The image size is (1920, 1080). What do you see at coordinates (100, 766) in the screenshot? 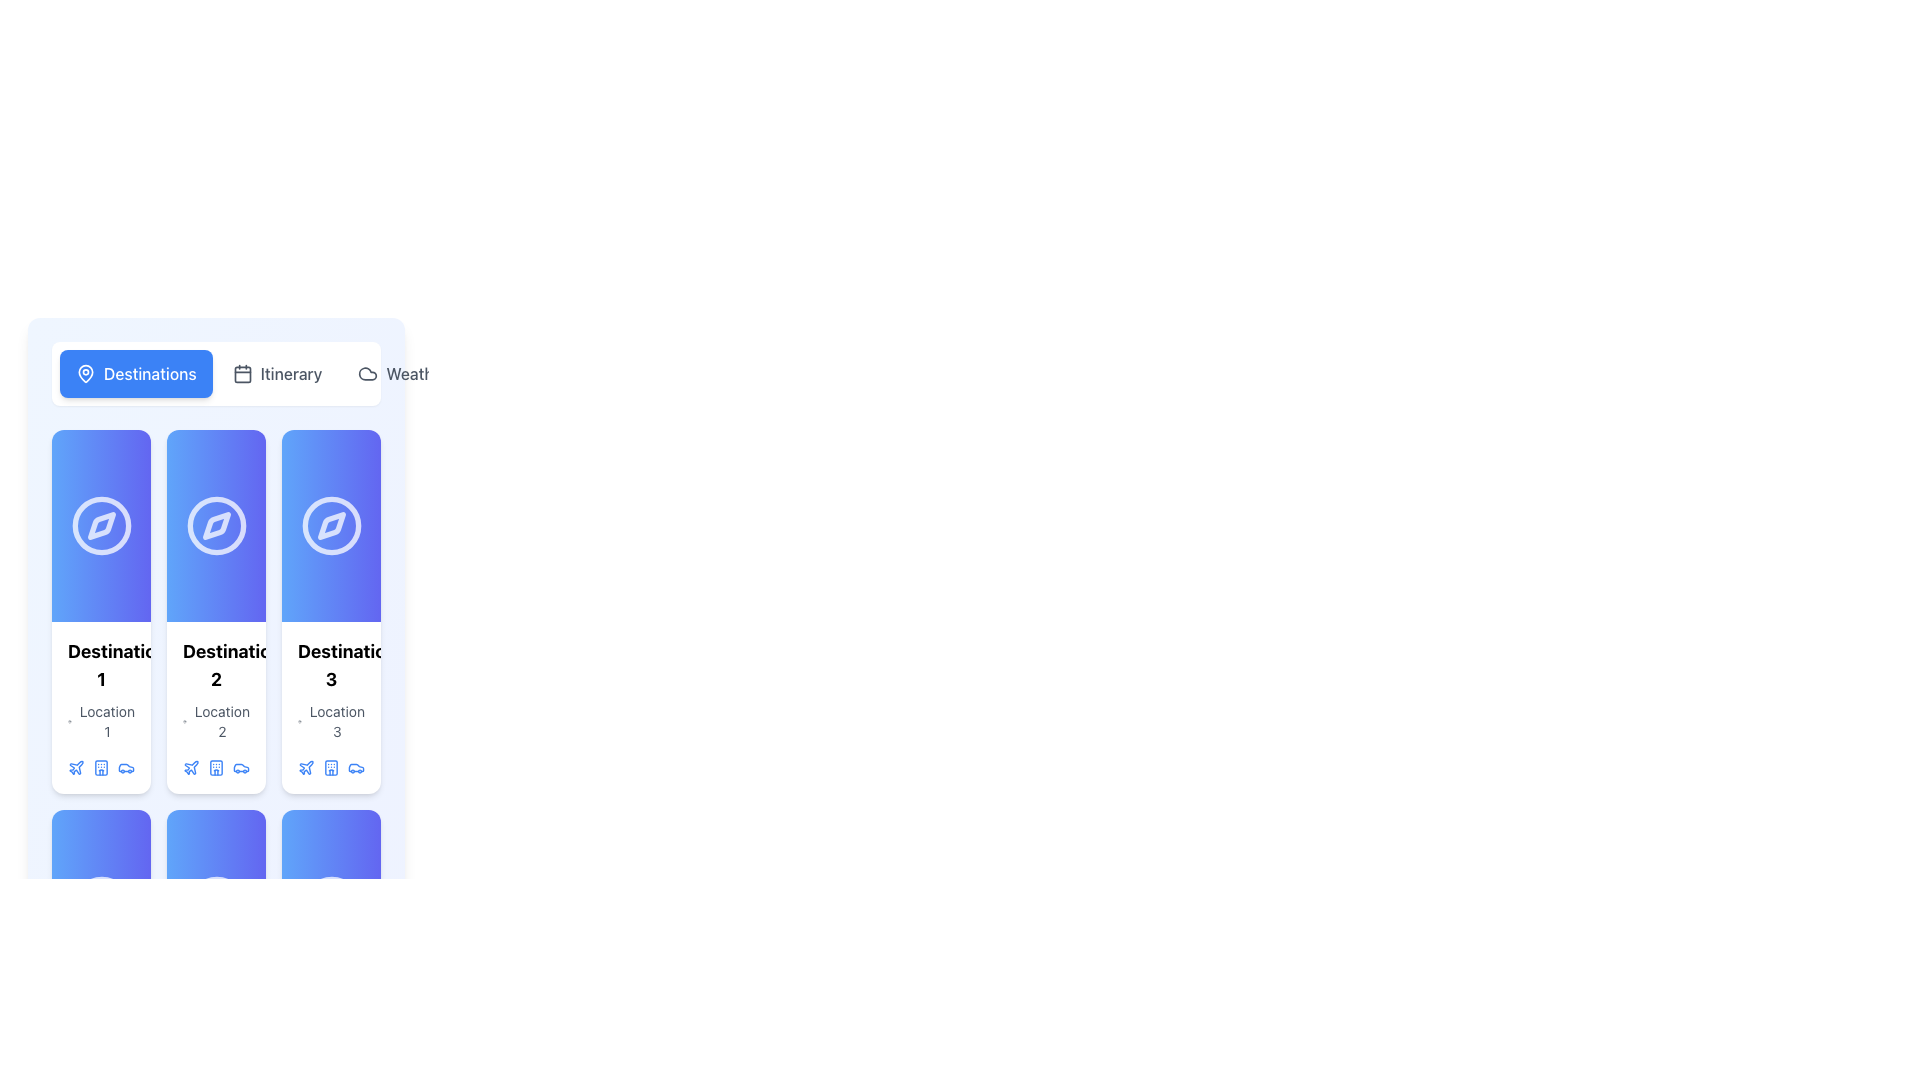
I see `the hotel icon located beneath the 'Destination 1, Location 1' card, positioned as the second icon in a row between the airplane and car icons` at bounding box center [100, 766].